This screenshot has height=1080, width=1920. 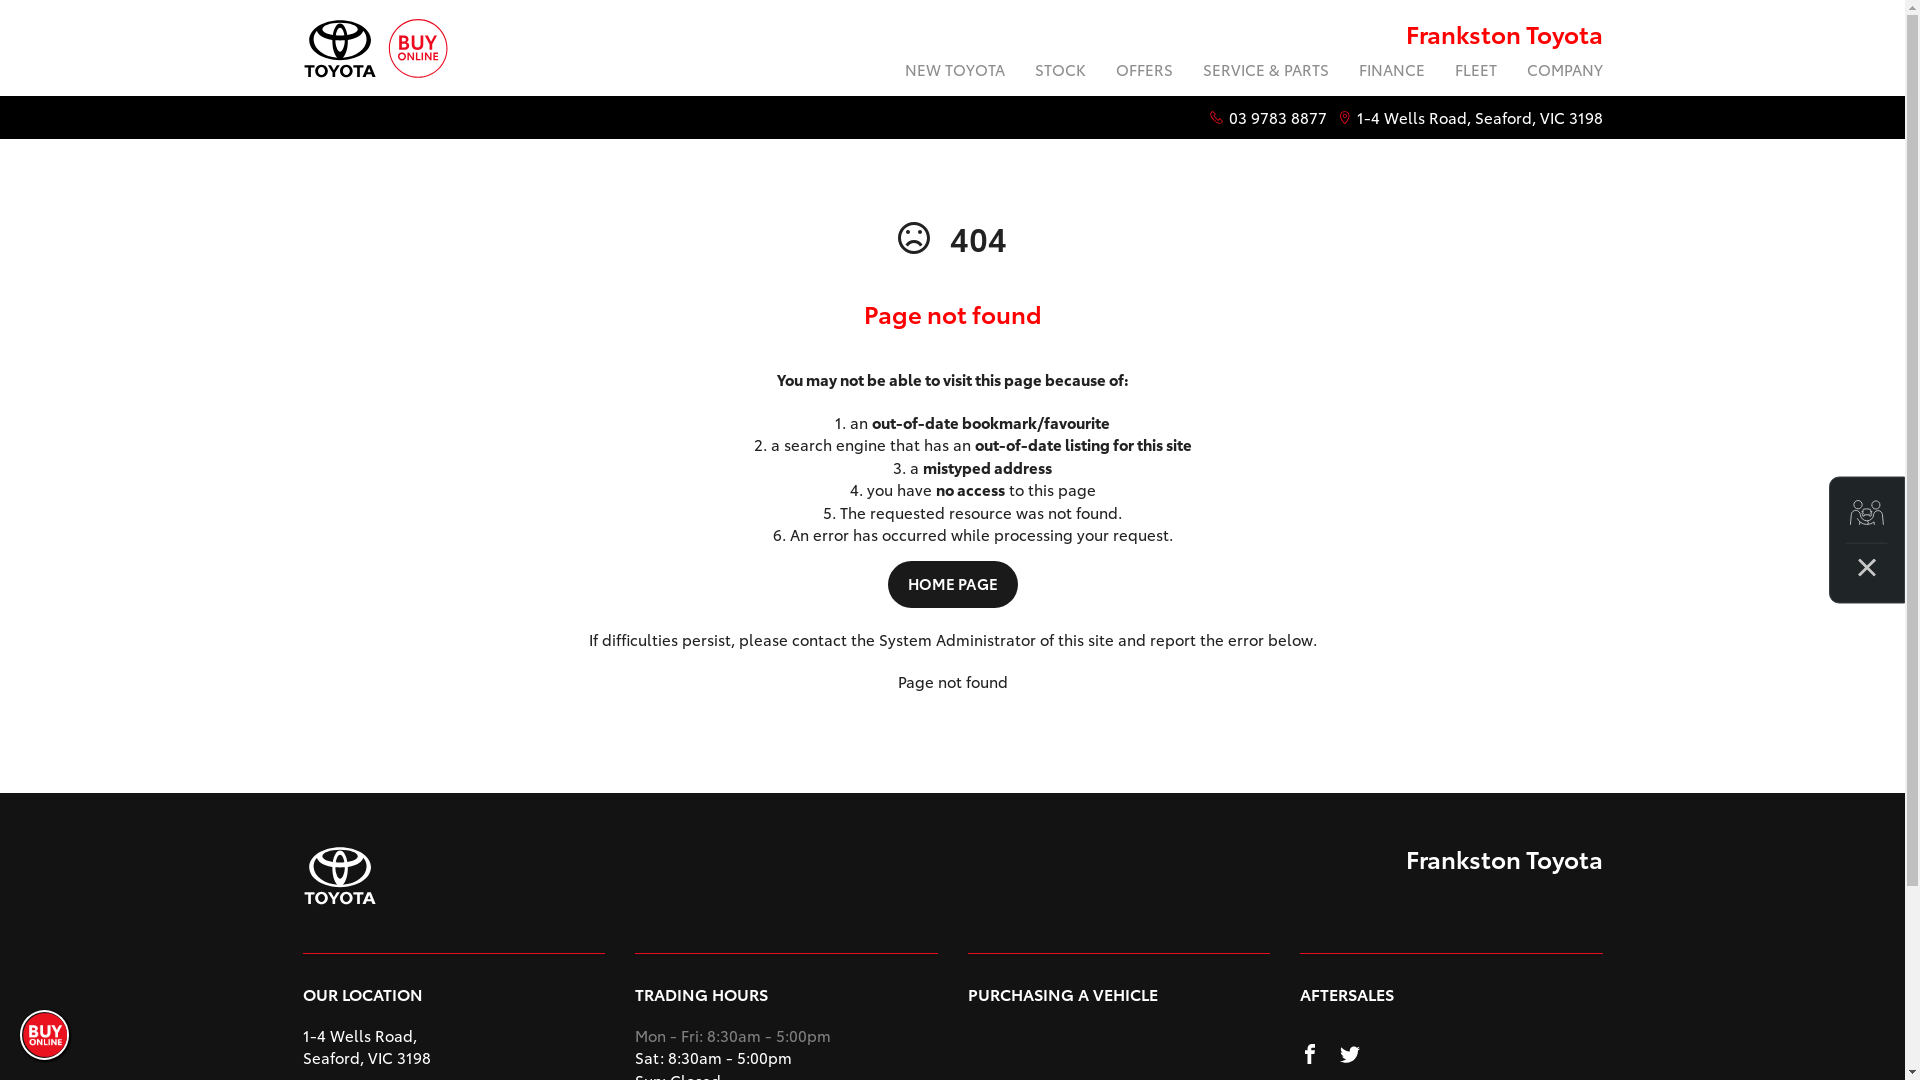 I want to click on 'SERVICE & PARTS', so click(x=1265, y=71).